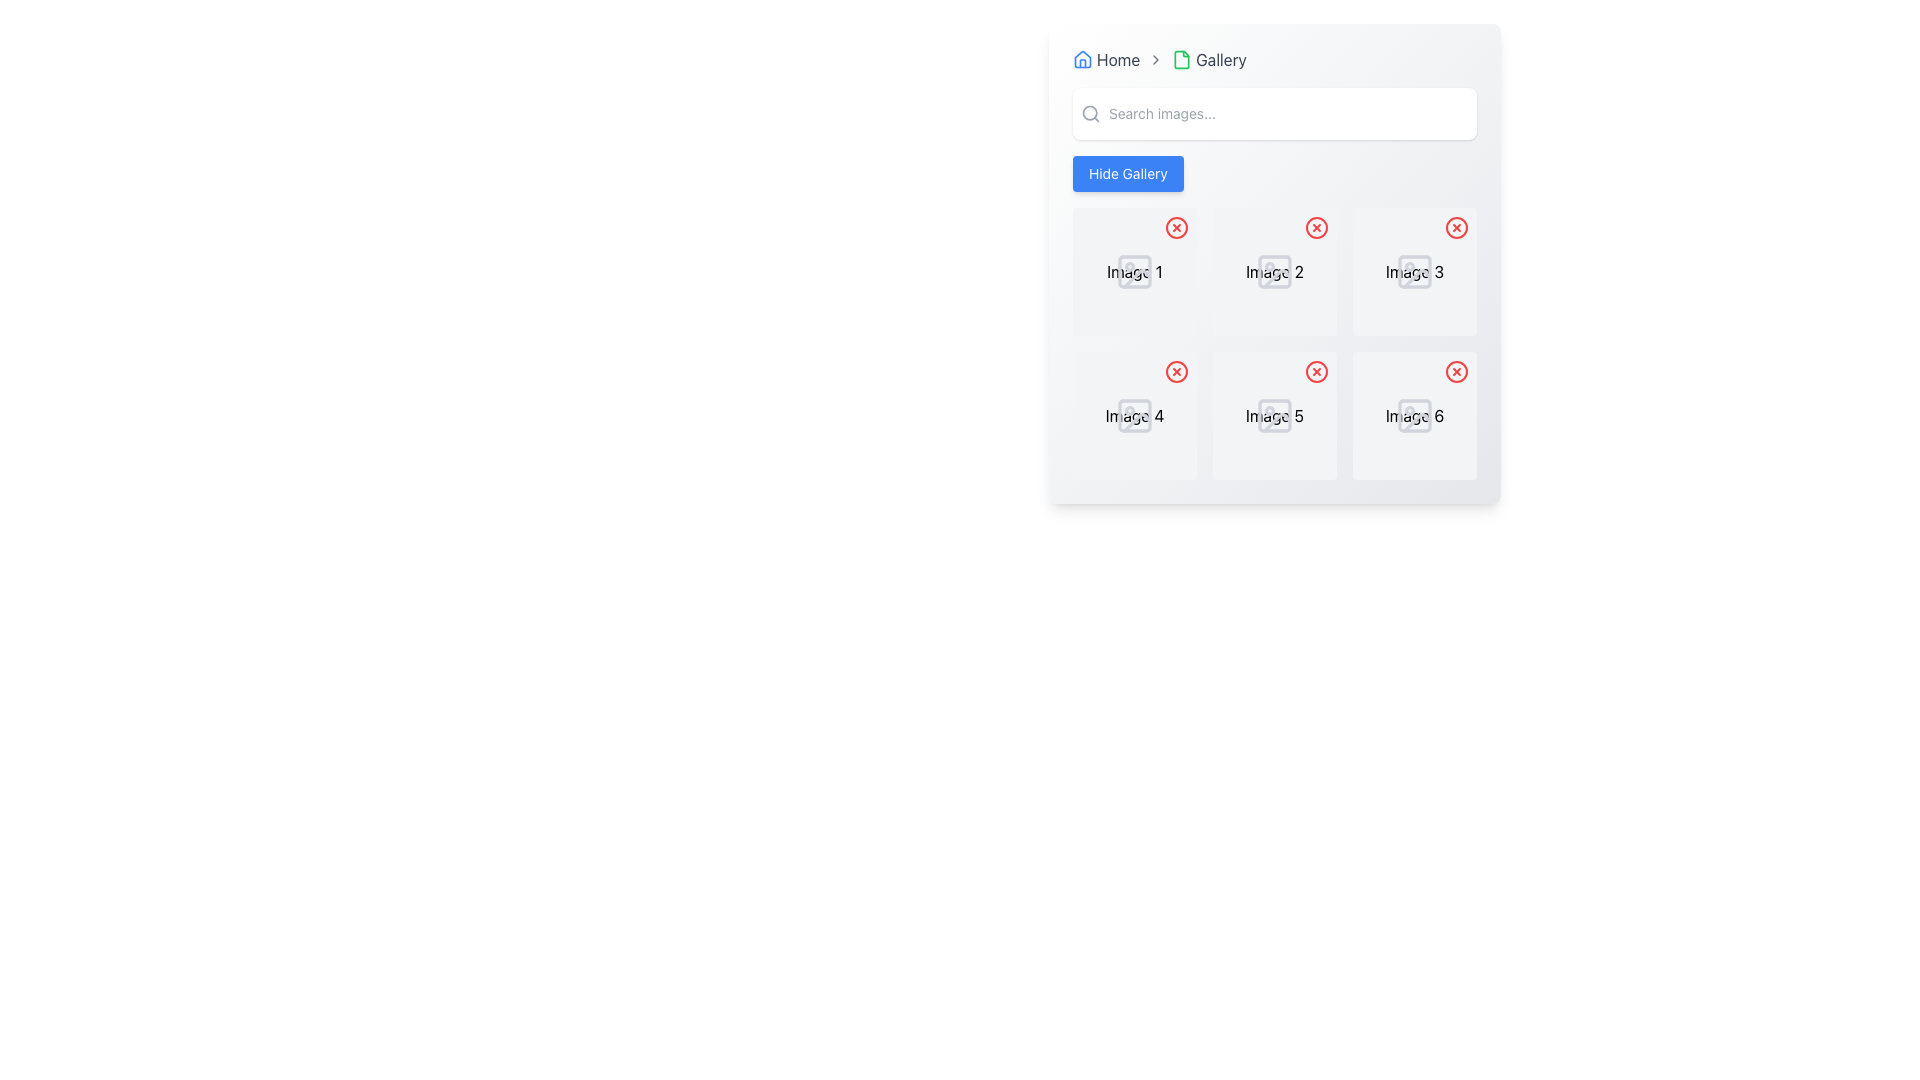 The height and width of the screenshot is (1080, 1920). What do you see at coordinates (1414, 272) in the screenshot?
I see `the vector graphic icon located in the gallery panel under 'Image 3'` at bounding box center [1414, 272].